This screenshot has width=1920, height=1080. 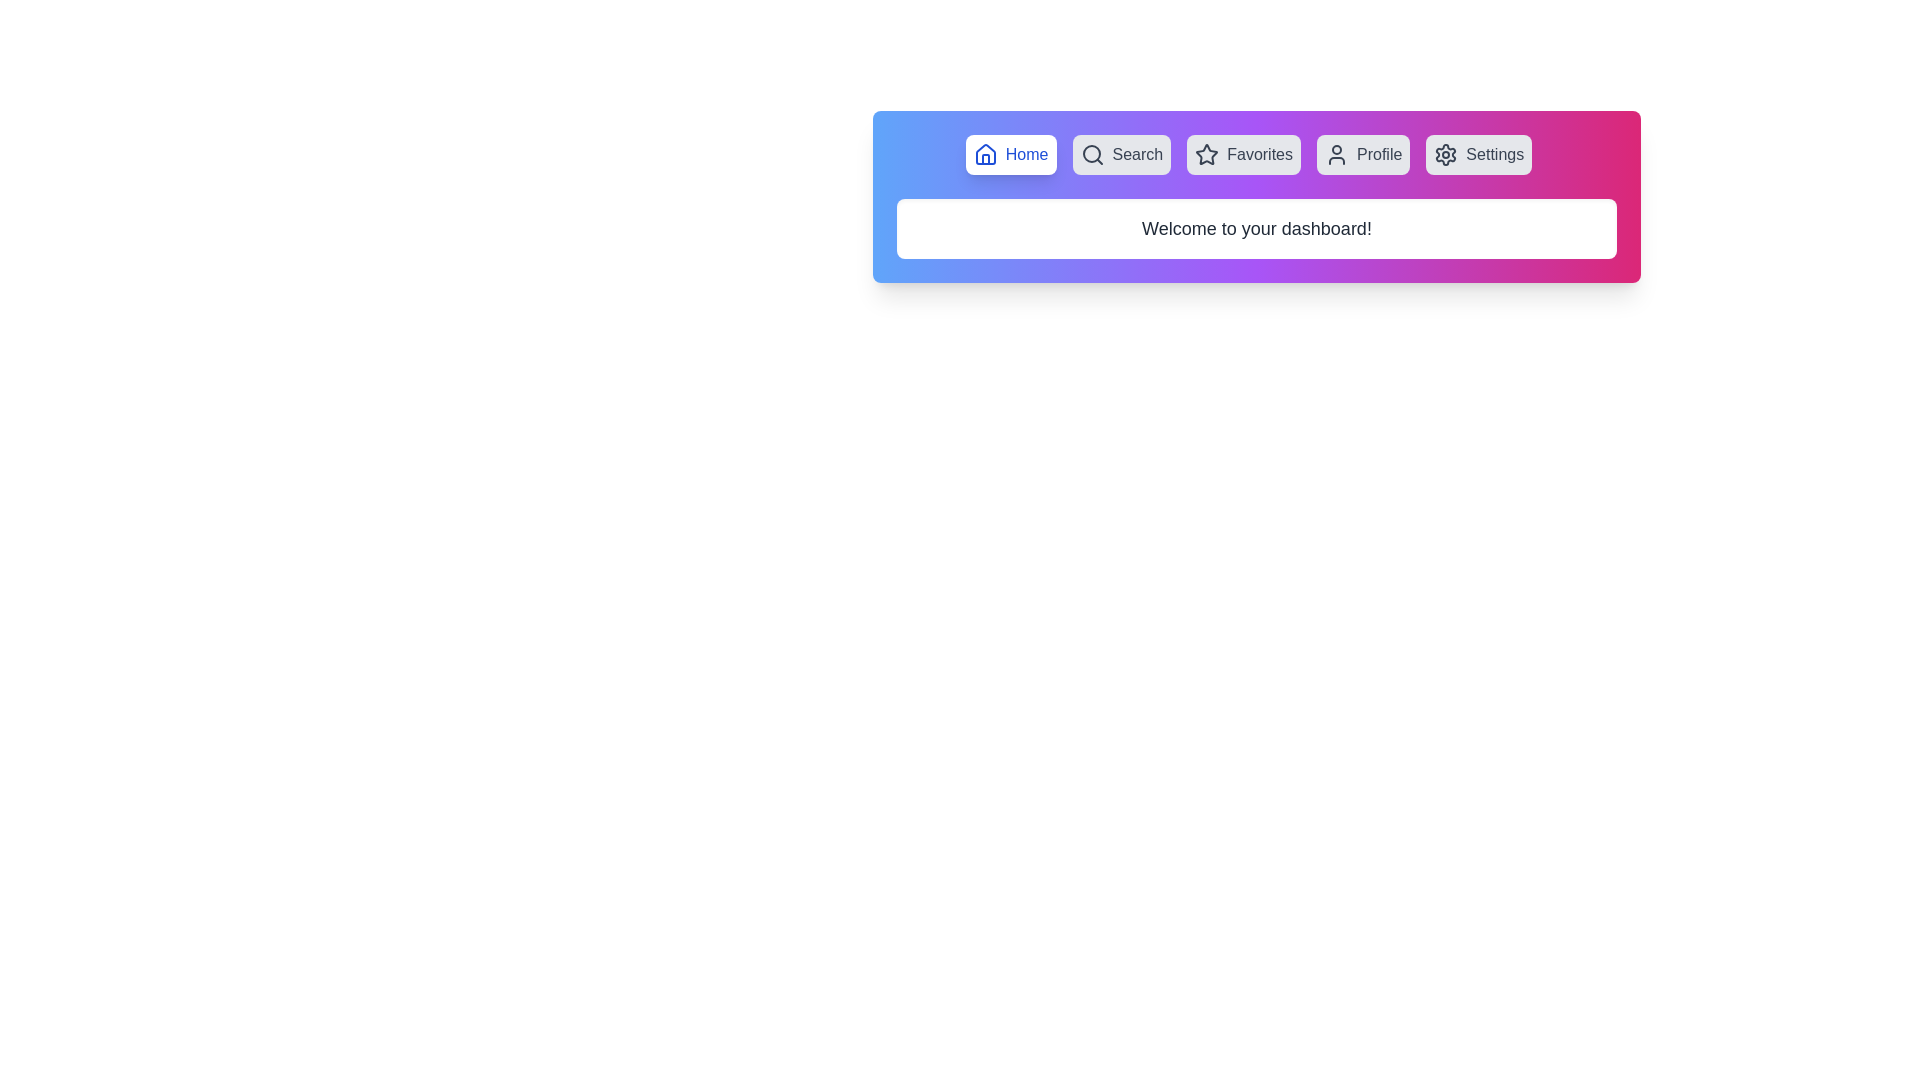 I want to click on the 'Settings' button, which is a rectangular button with a gear icon and dark gray text located on the right side of the navigation bar, so click(x=1479, y=153).